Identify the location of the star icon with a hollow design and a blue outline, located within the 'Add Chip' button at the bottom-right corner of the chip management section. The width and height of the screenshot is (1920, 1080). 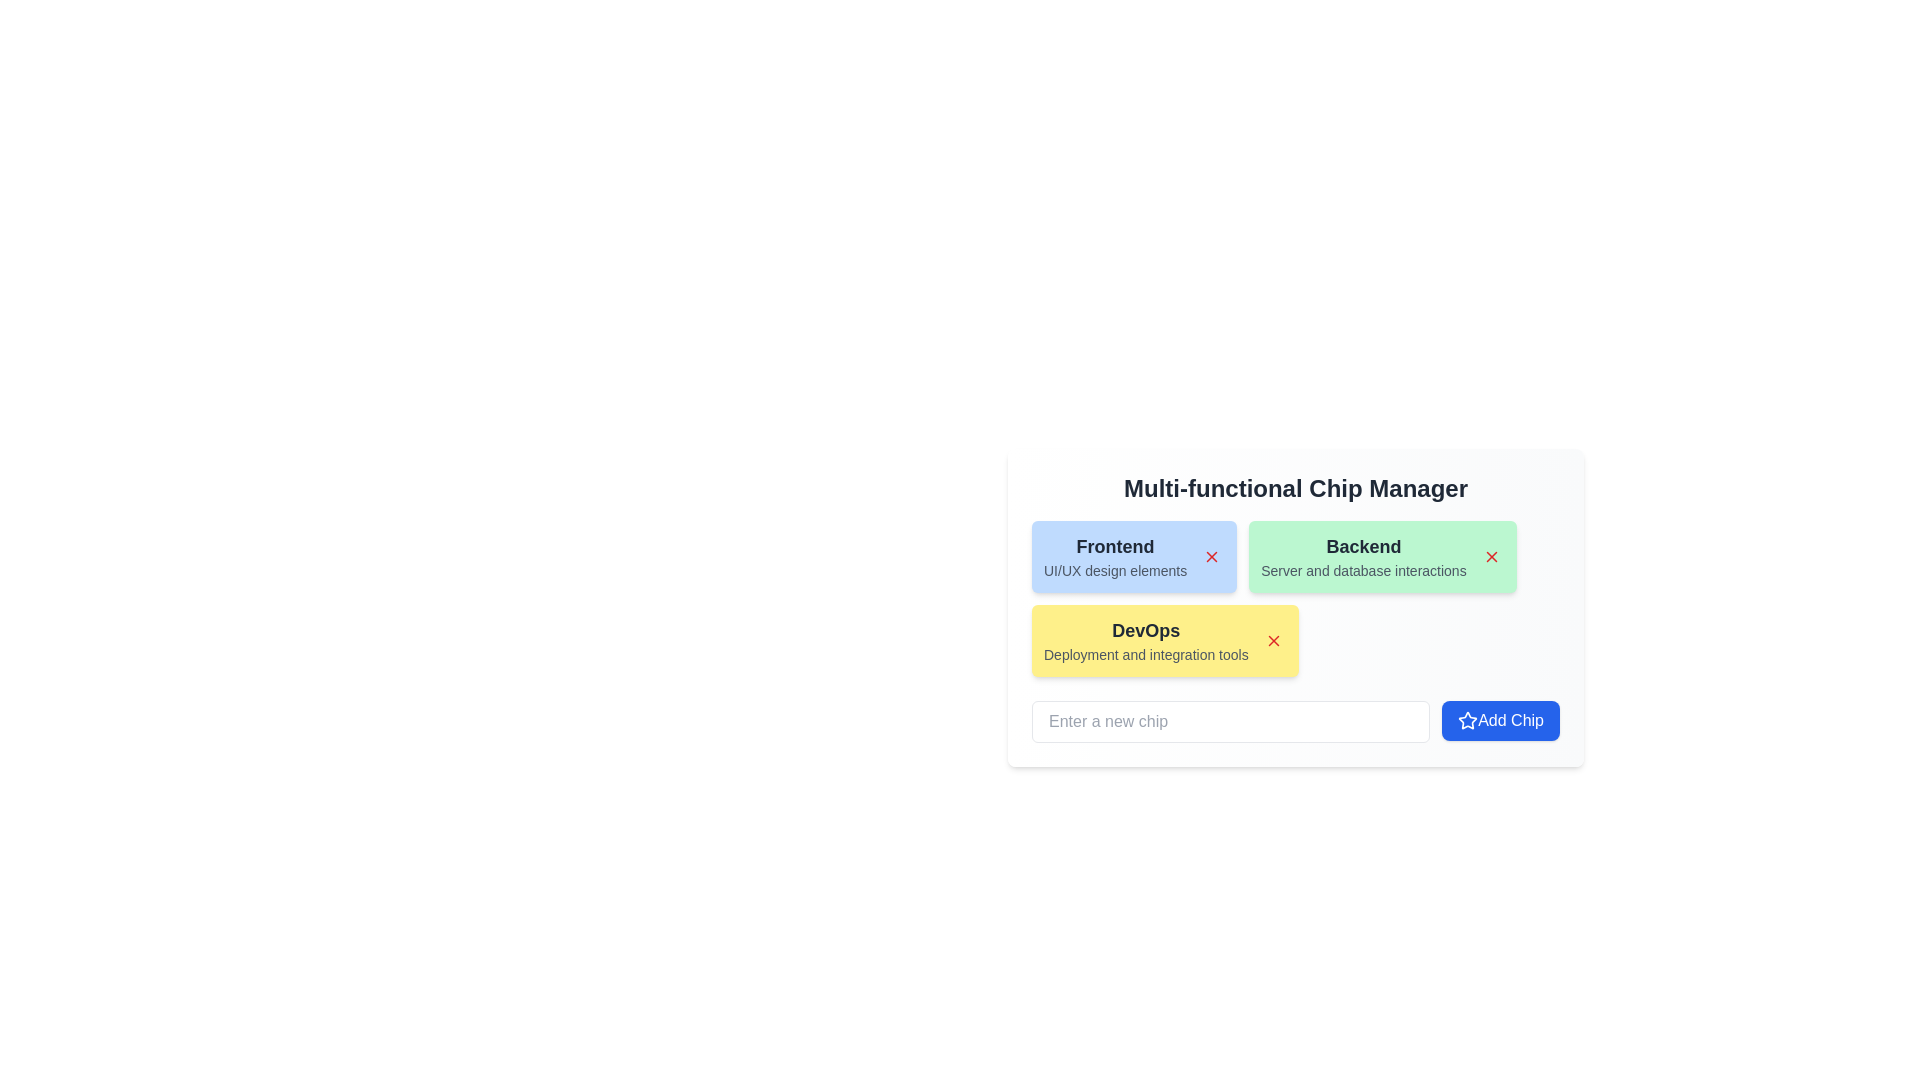
(1468, 720).